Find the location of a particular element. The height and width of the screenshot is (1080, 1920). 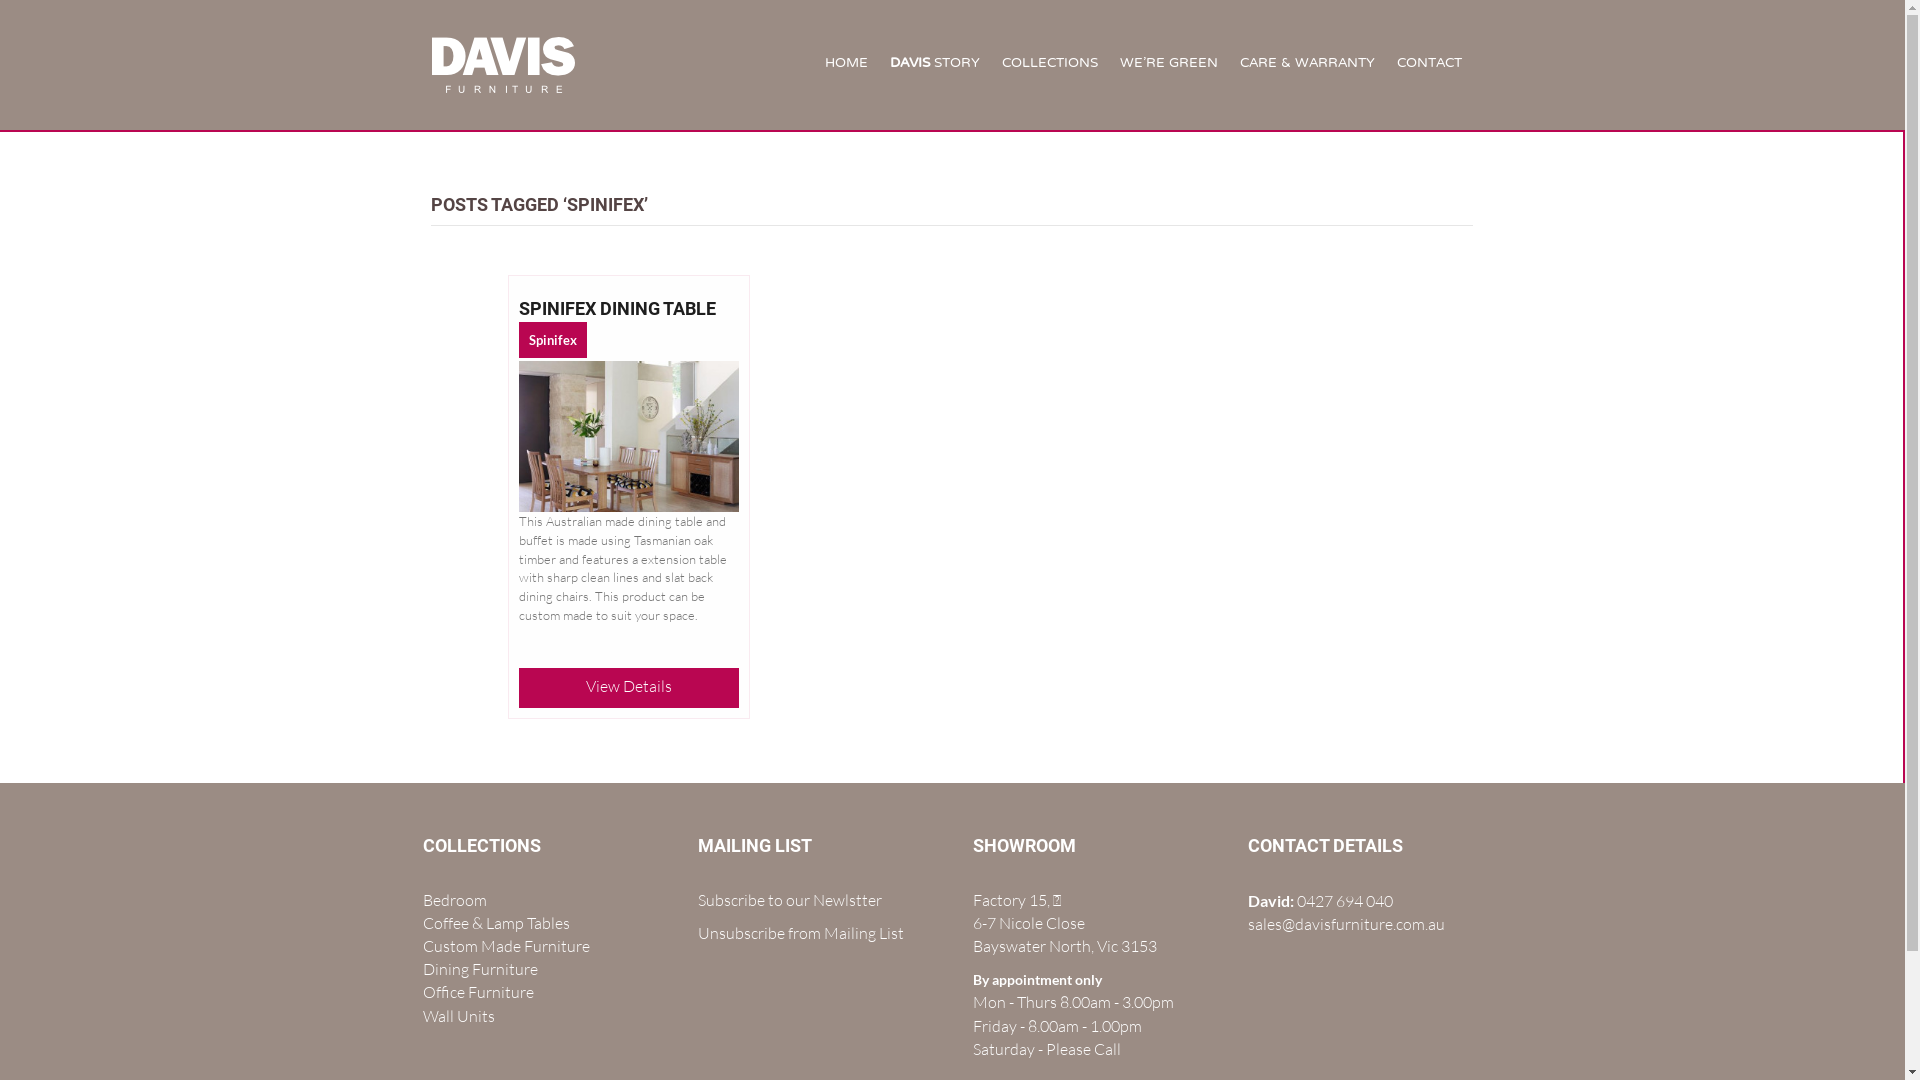

'Bedroom' is located at coordinates (453, 898).